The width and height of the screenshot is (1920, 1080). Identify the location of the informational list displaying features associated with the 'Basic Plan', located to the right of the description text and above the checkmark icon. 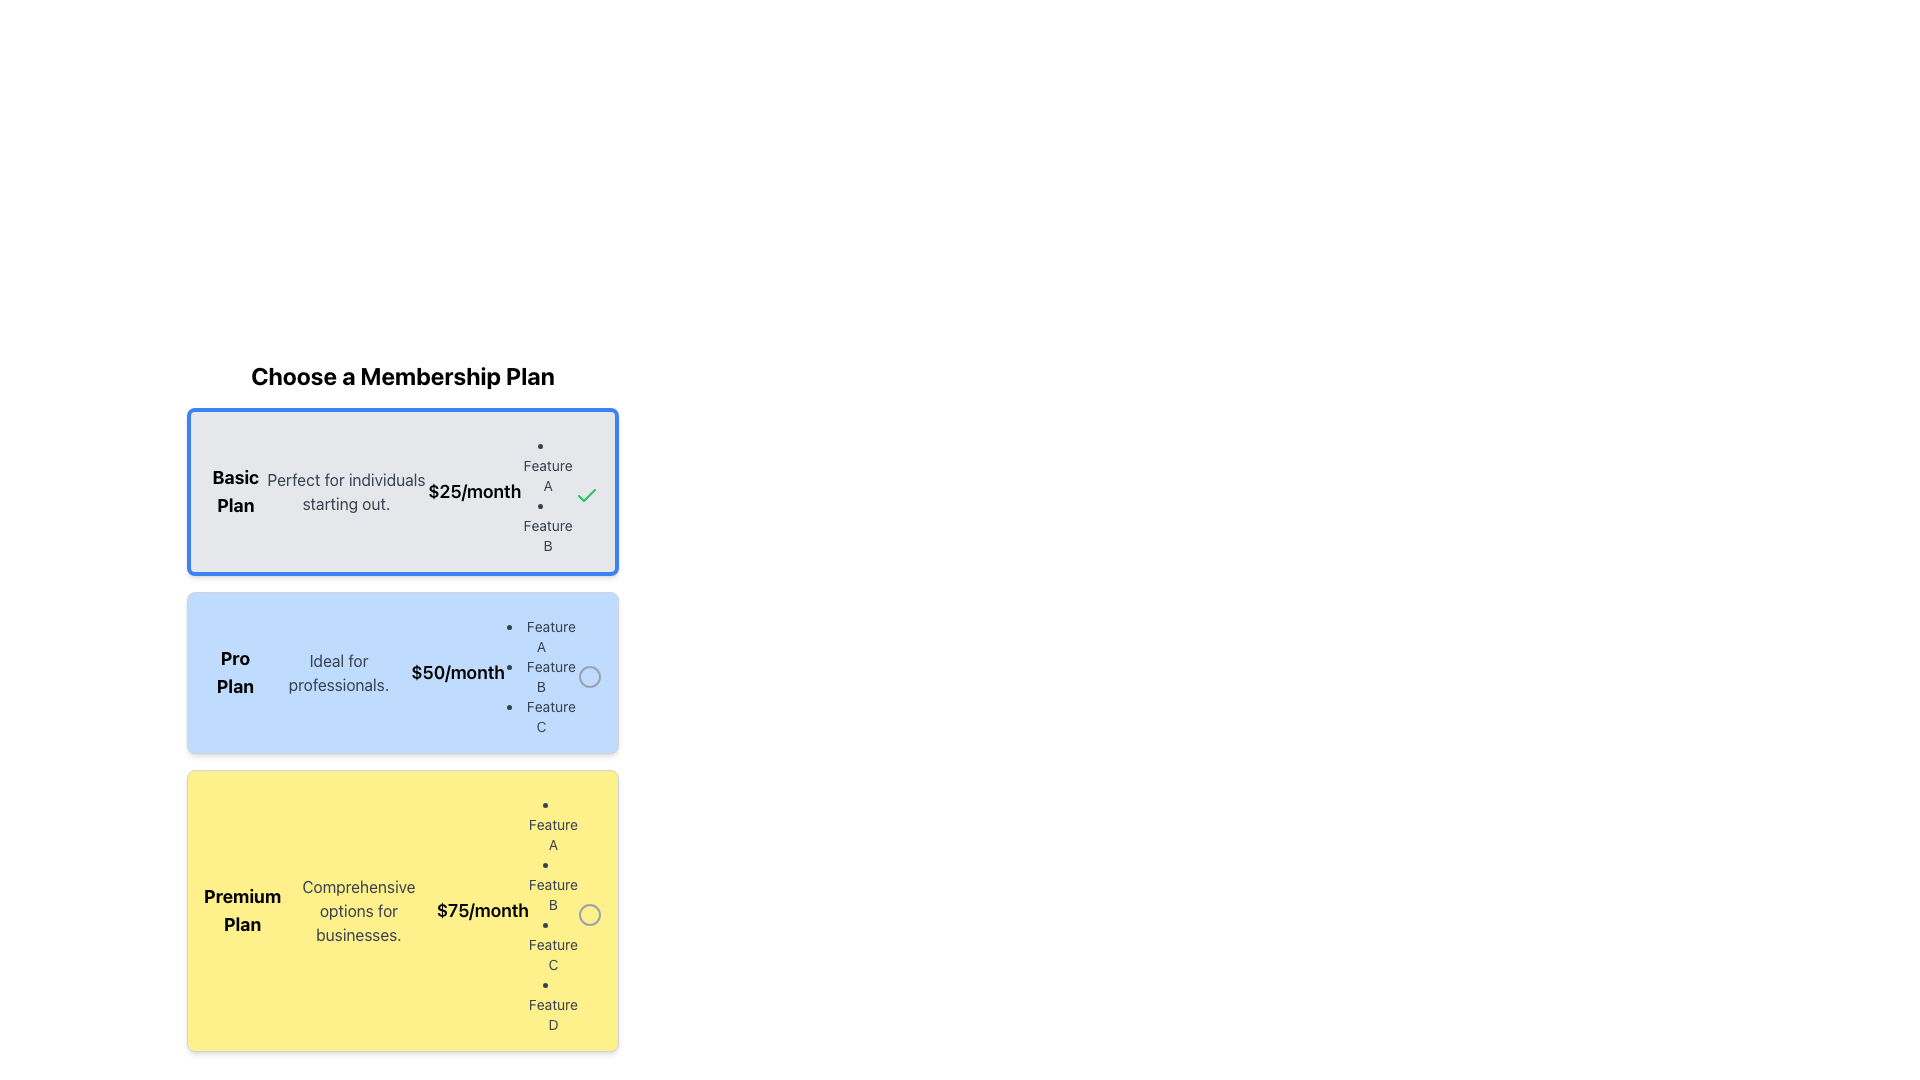
(548, 495).